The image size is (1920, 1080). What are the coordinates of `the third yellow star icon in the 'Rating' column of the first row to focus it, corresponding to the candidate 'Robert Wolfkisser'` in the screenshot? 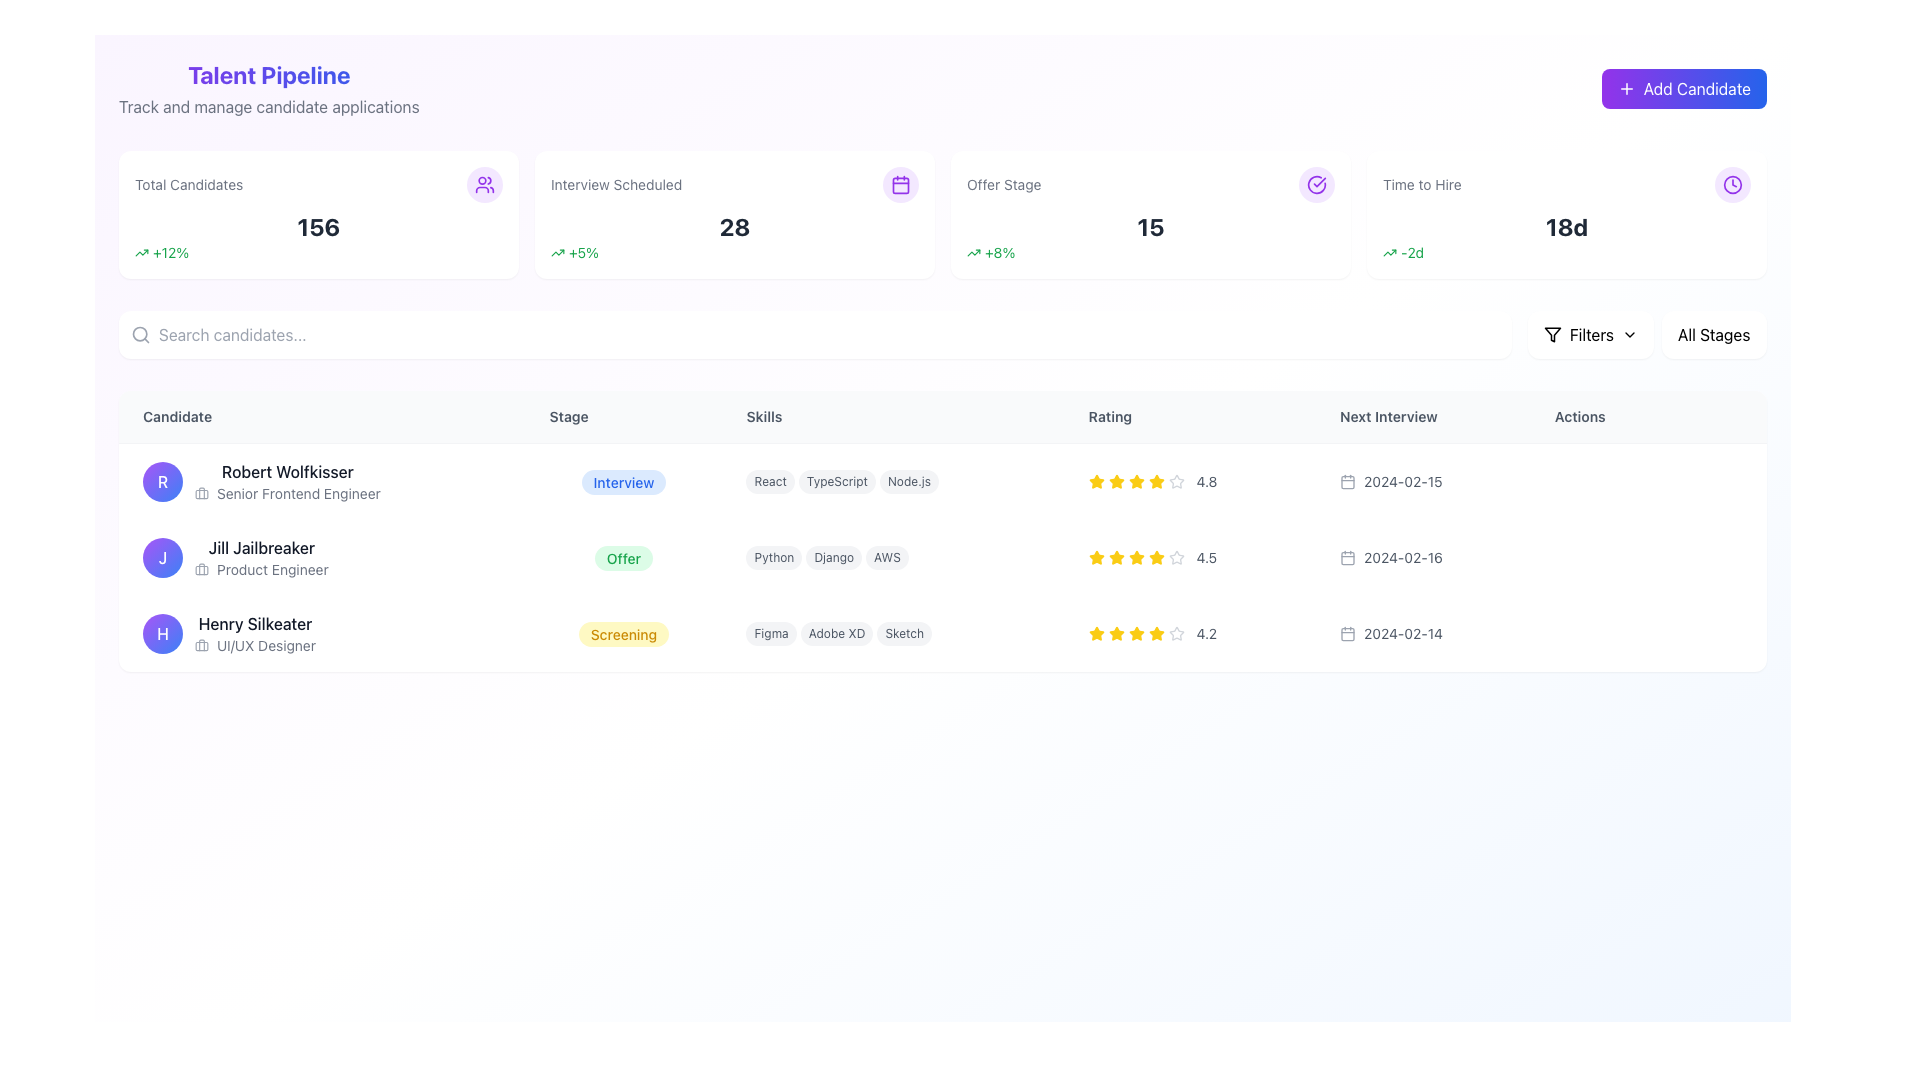 It's located at (1115, 482).